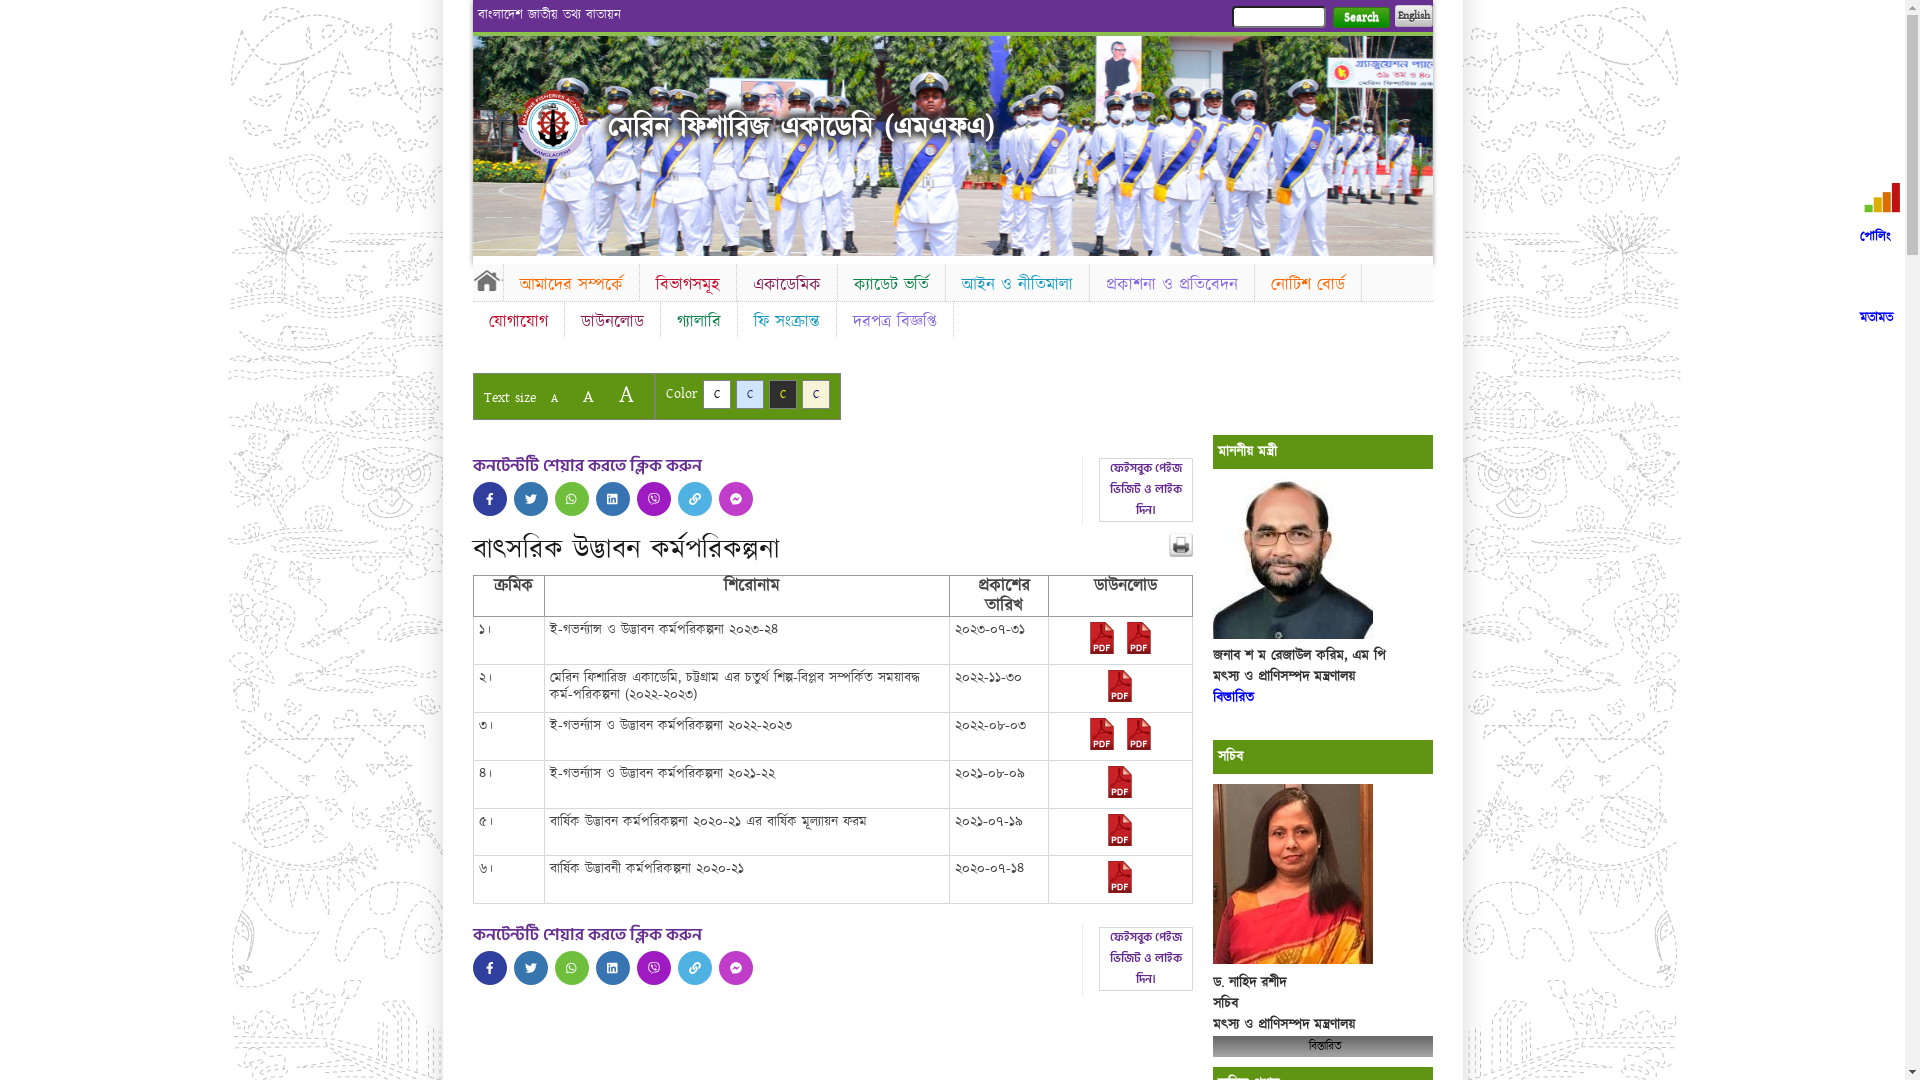  Describe the element at coordinates (552, 124) in the screenshot. I see `'Home'` at that location.